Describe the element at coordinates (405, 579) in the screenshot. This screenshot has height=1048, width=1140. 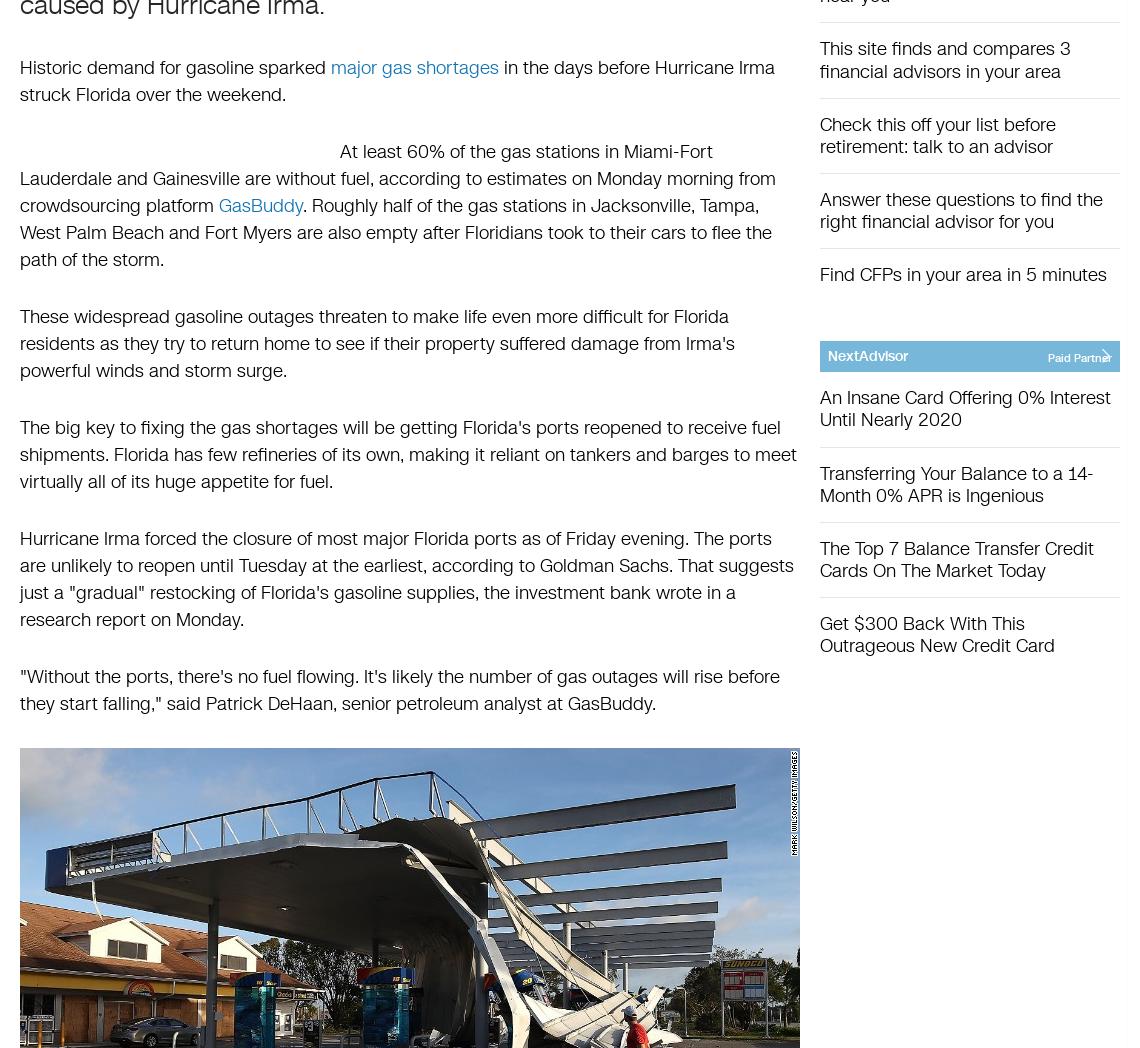
I see `'Hurricane Irma forced the closure of most major Florida ports as of Friday evening. The ports are unlikely to reopen until Tuesday at the earliest, according to Goldman Sachs. That suggests just a "gradual" restocking of Florida's gasoline supplies, the investment bank wrote in a research report on Monday.'` at that location.